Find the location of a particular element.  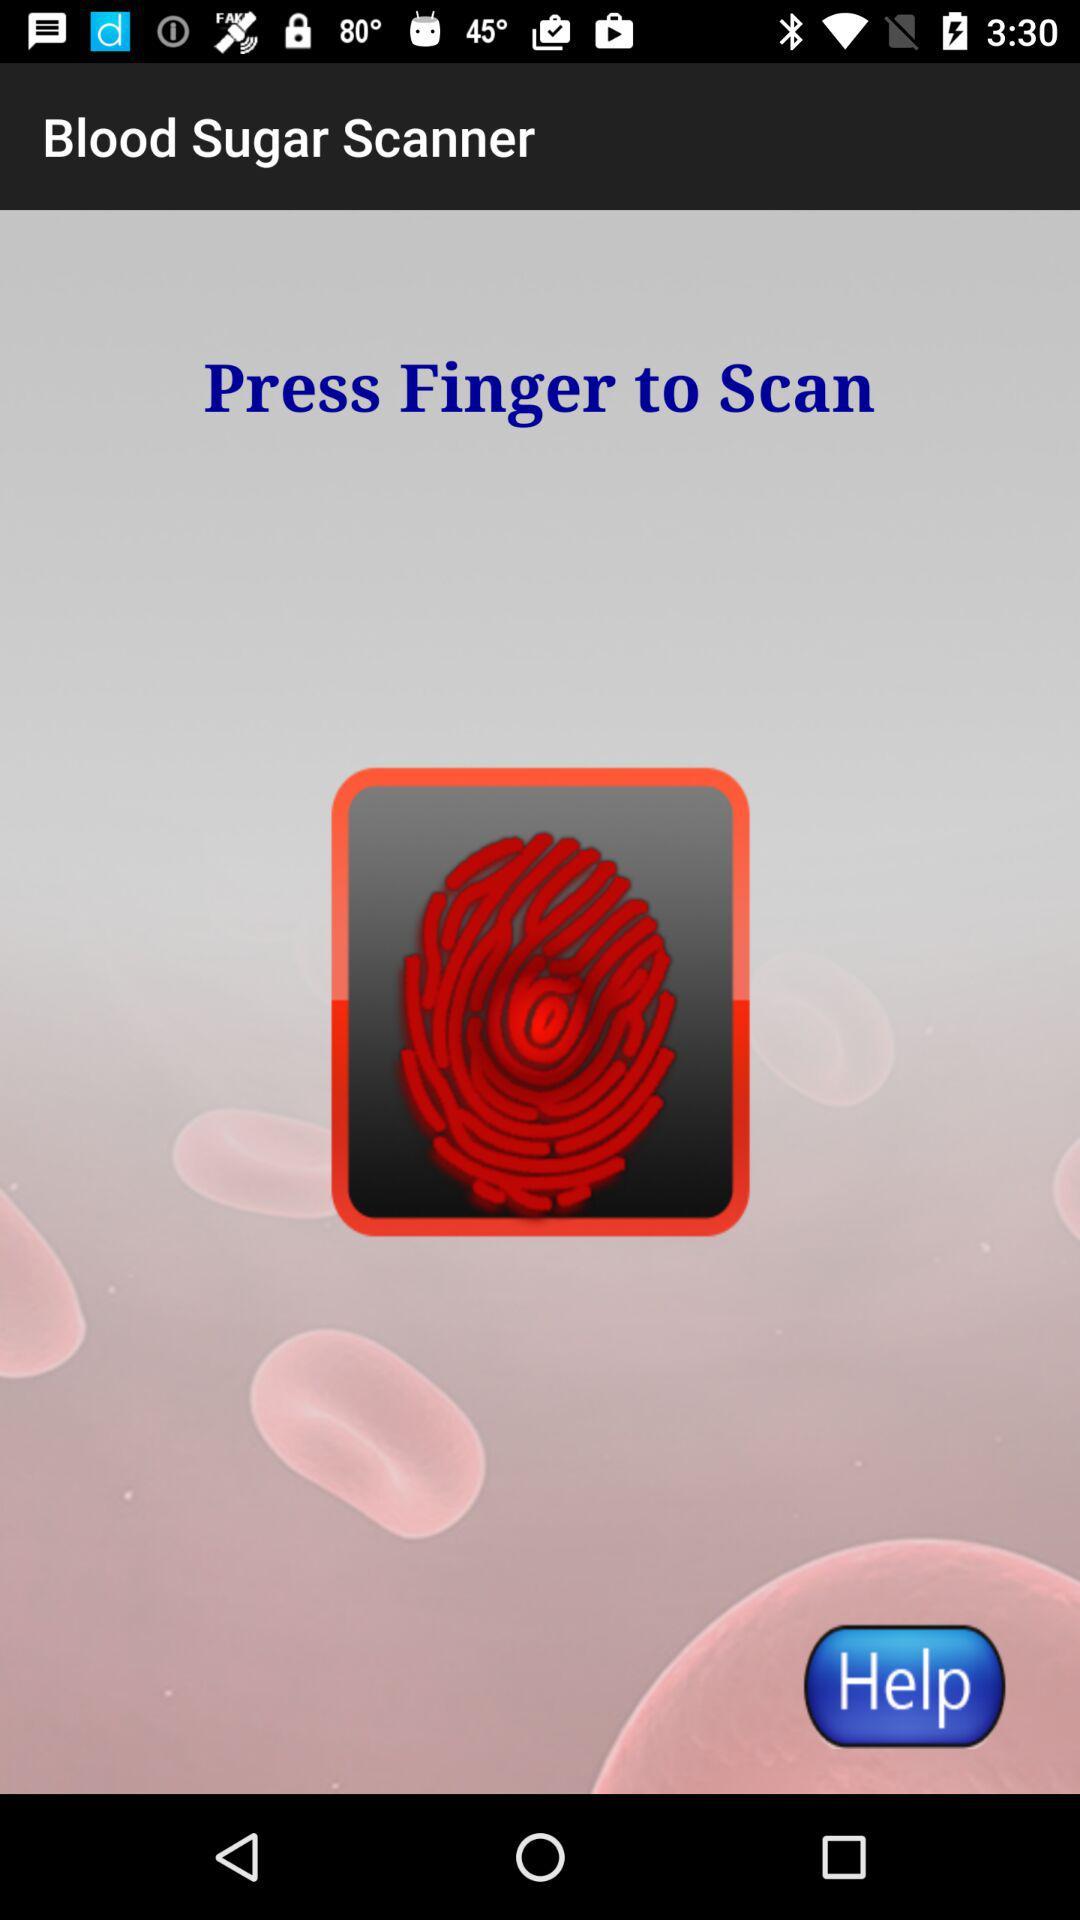

the icon below press finger to app is located at coordinates (903, 1684).